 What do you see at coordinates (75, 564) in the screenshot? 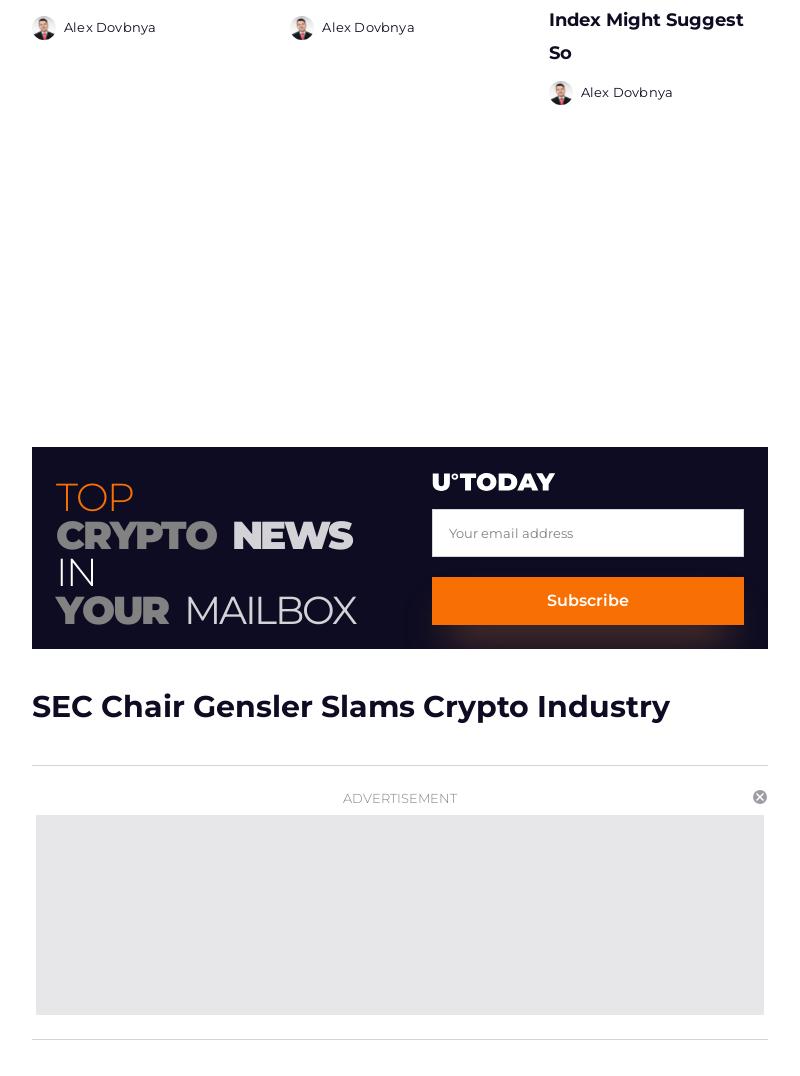
I see `'in'` at bounding box center [75, 564].